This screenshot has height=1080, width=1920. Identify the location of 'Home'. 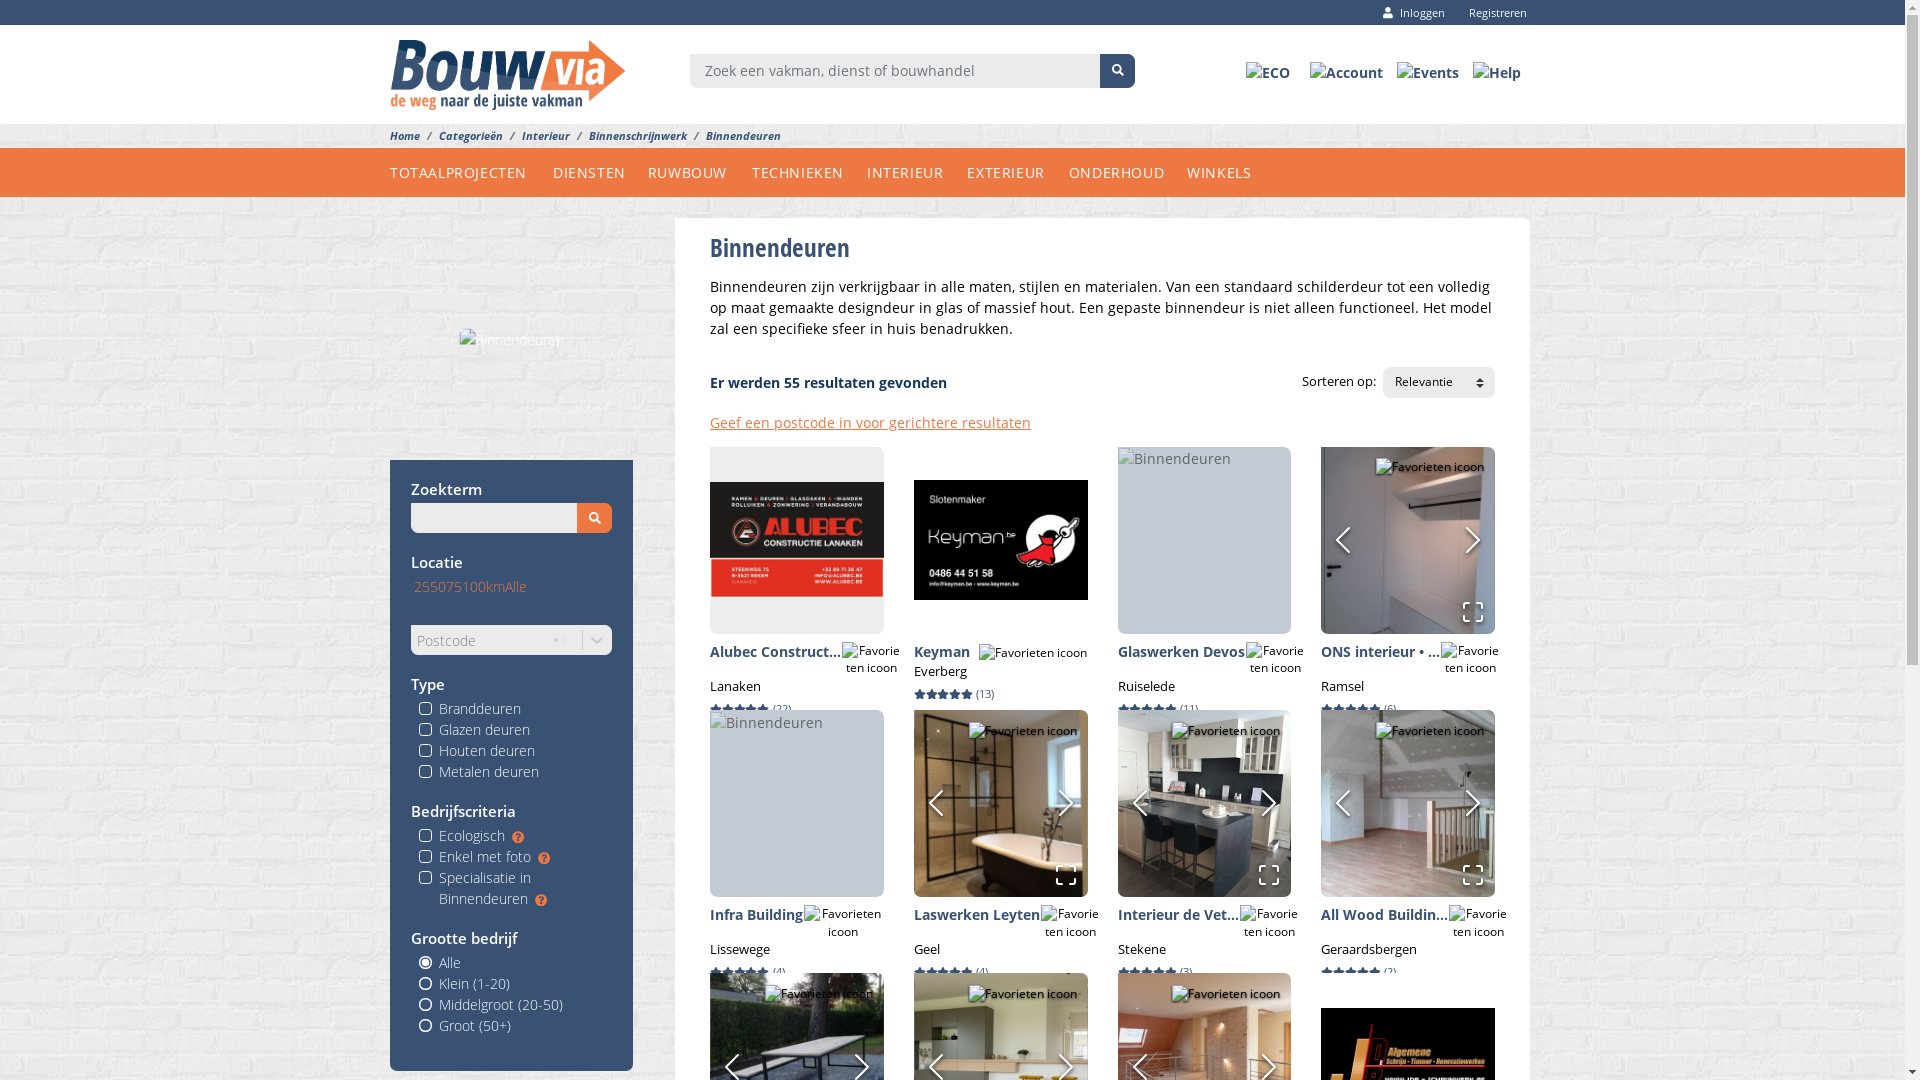
(403, 135).